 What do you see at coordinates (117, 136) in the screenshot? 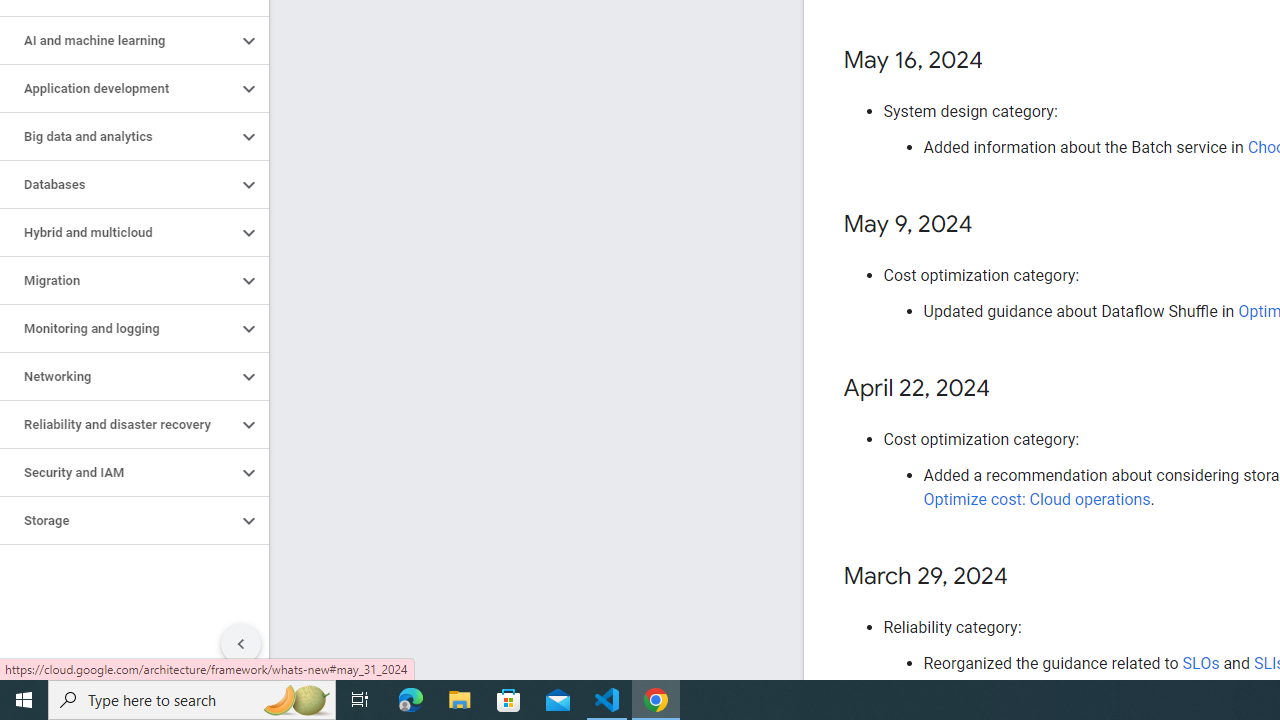
I see `'Big data and analytics'` at bounding box center [117, 136].